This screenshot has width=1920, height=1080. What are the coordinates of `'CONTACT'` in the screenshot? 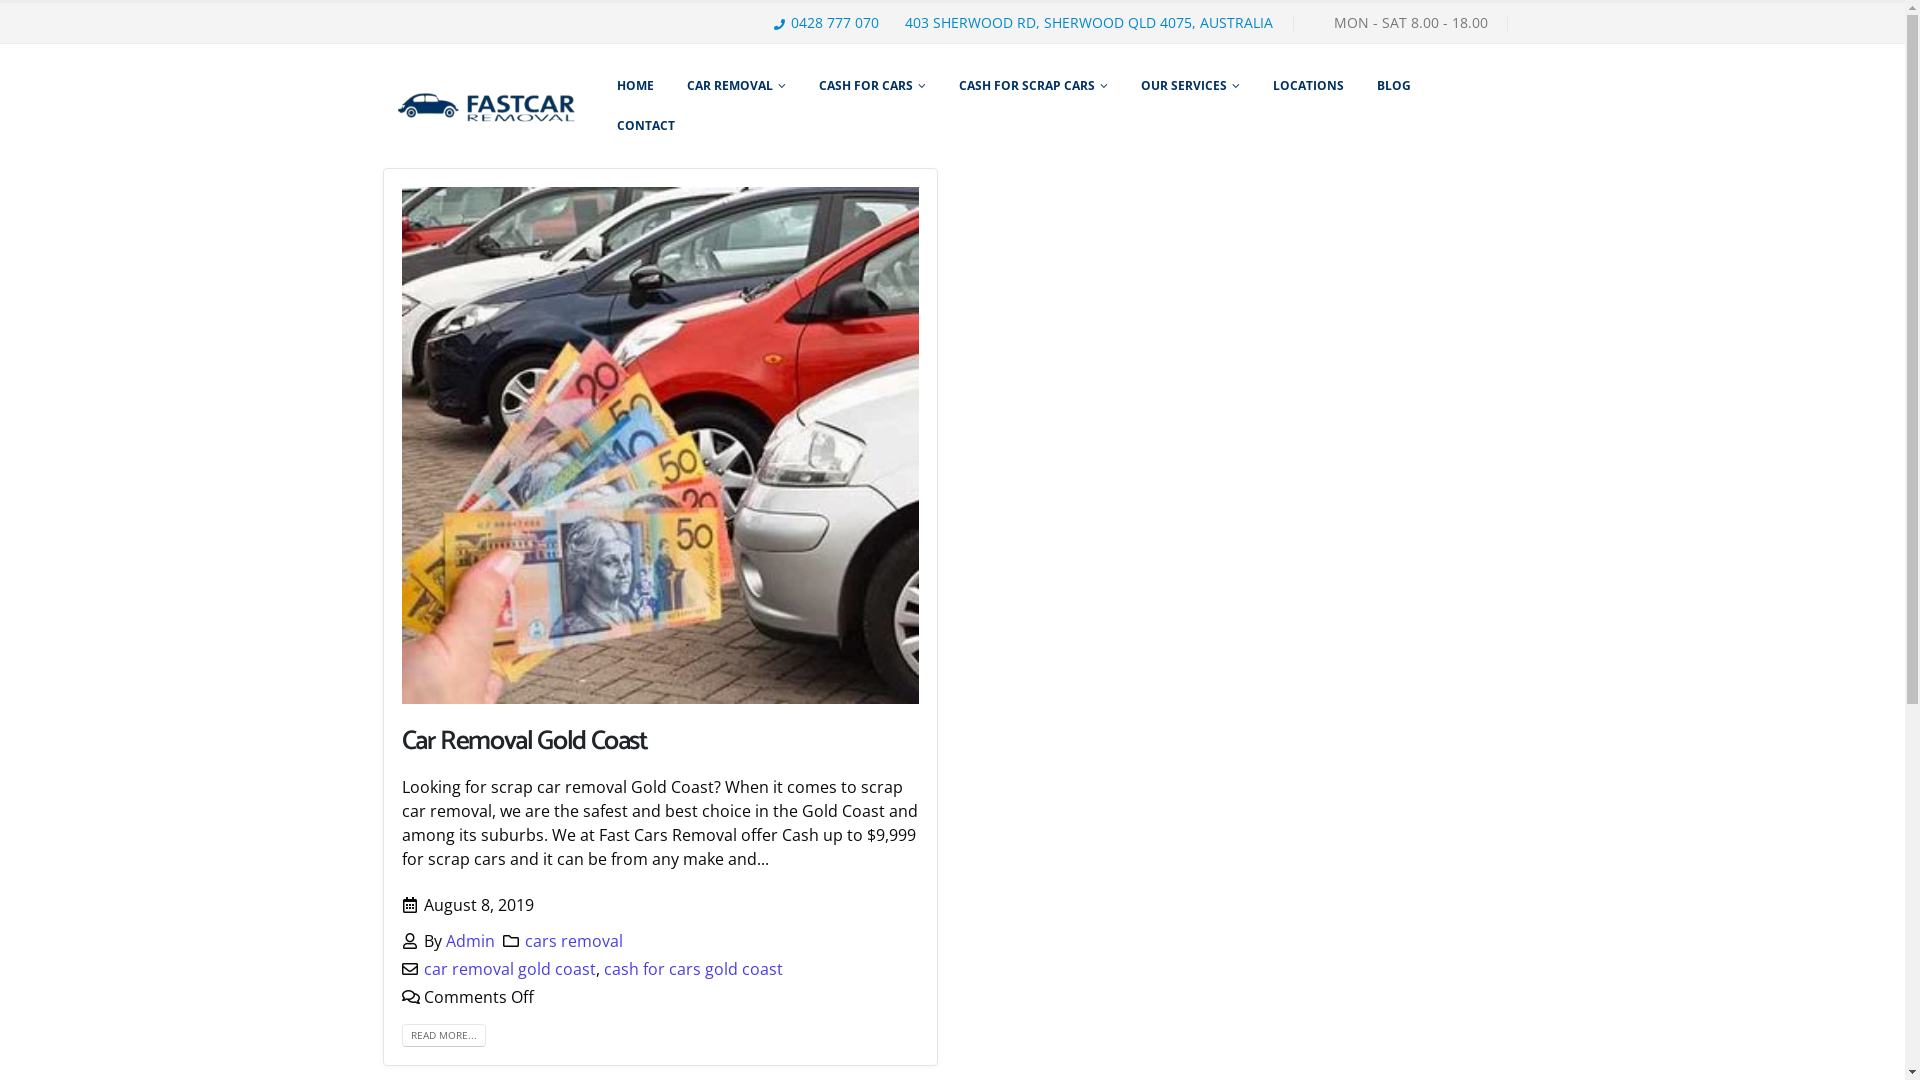 It's located at (646, 126).